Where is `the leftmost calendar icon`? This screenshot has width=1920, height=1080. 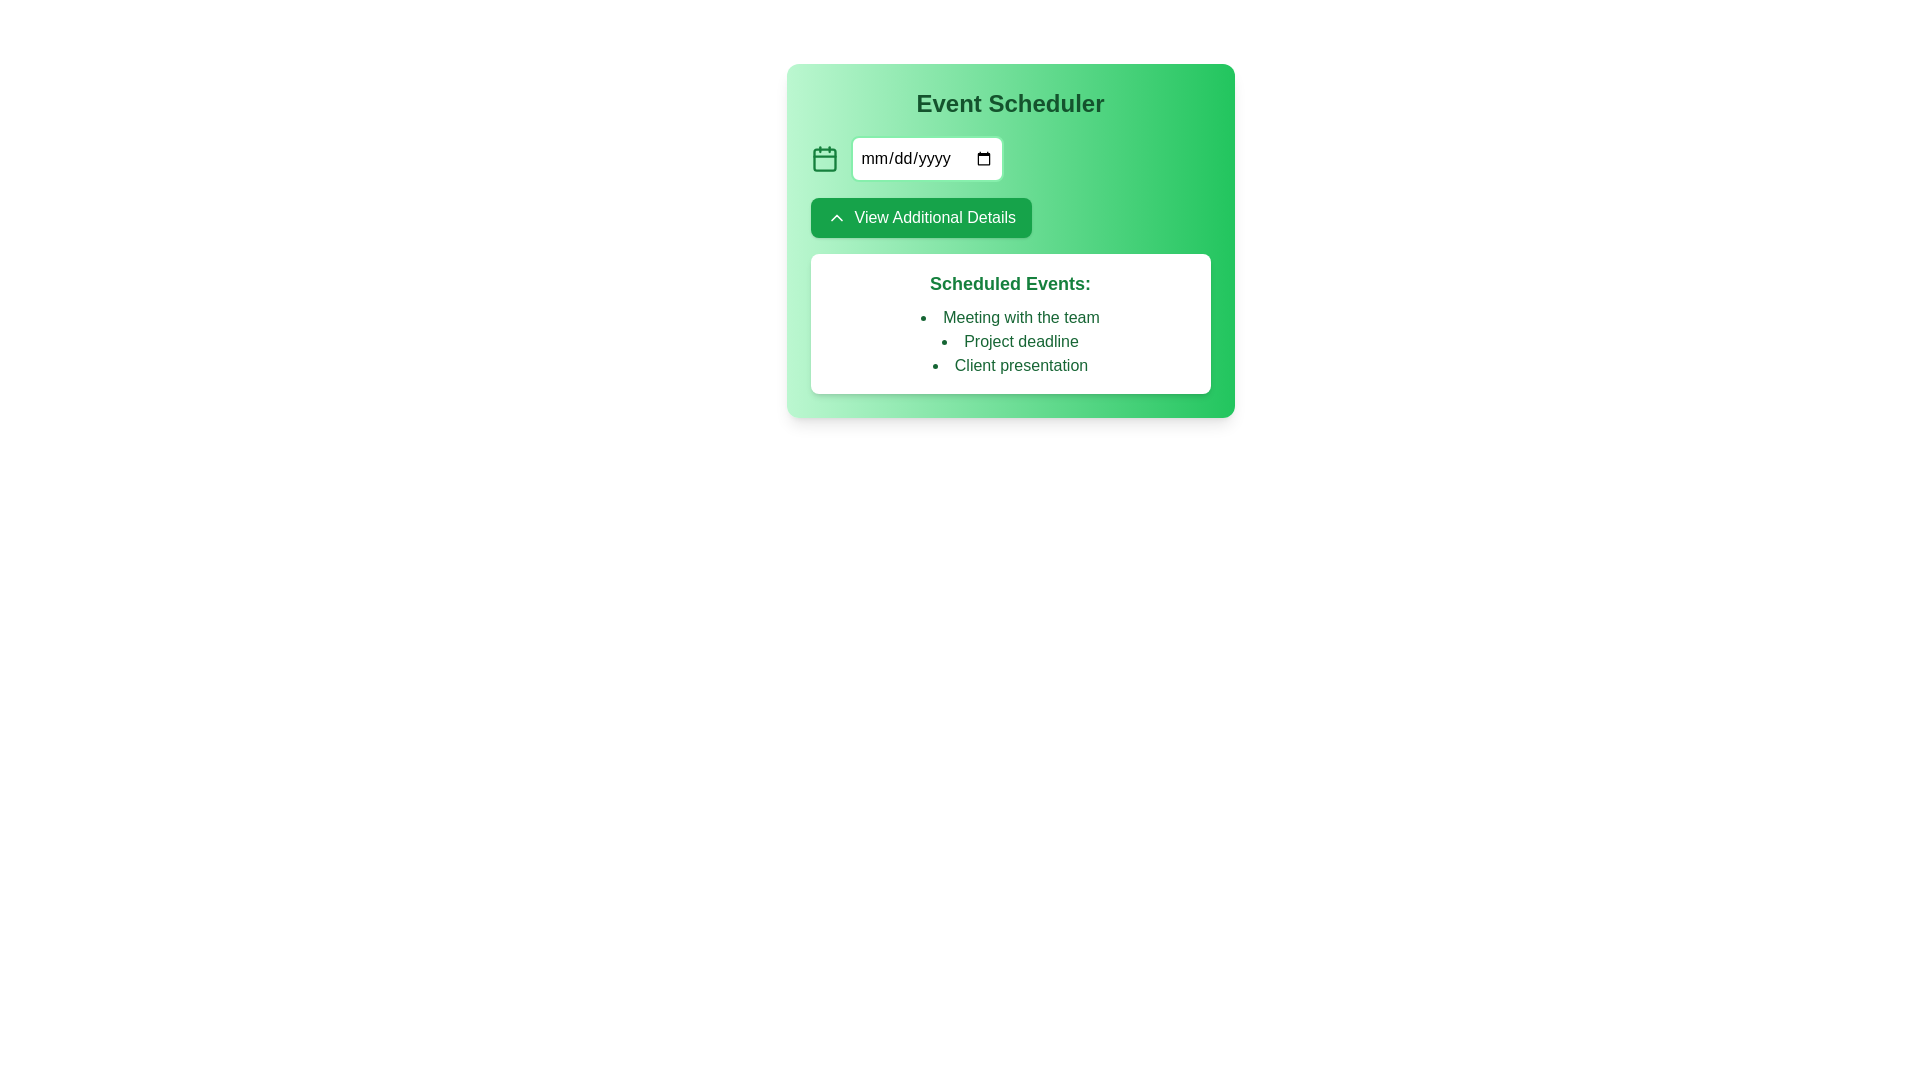
the leftmost calendar icon is located at coordinates (824, 157).